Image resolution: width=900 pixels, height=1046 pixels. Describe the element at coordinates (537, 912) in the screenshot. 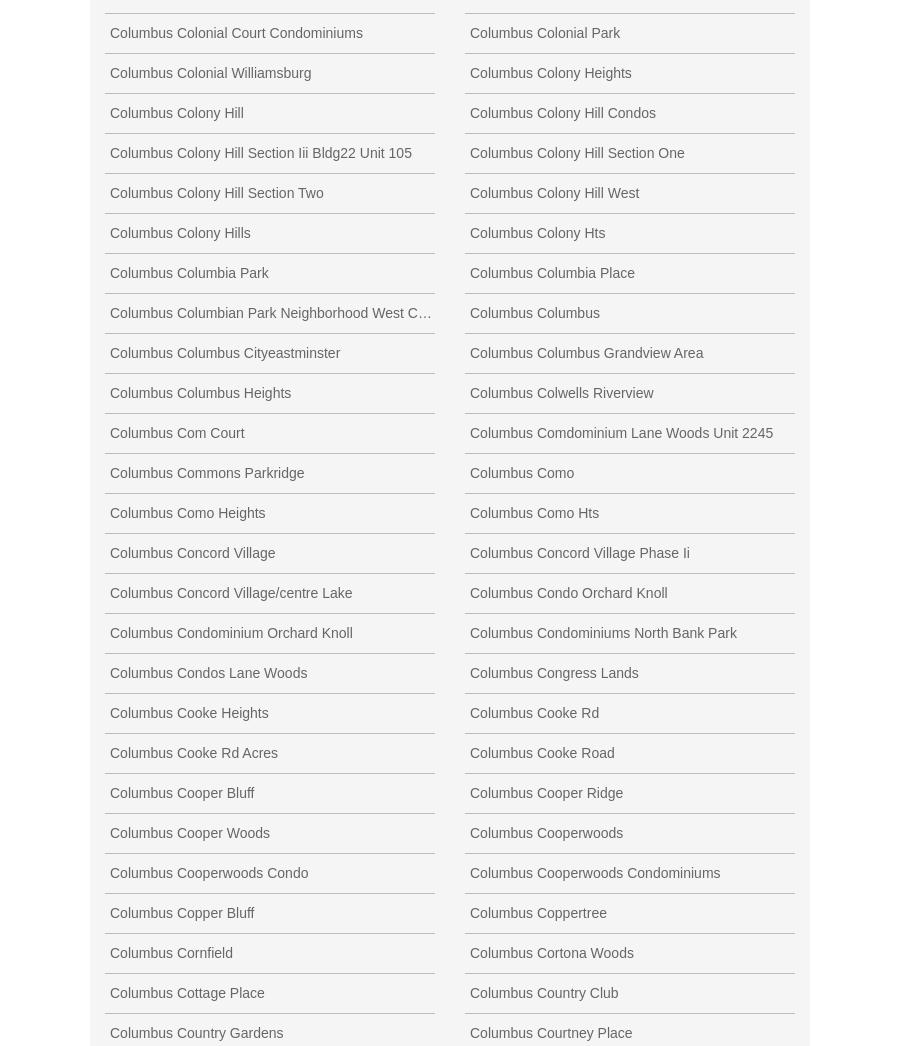

I see `'Columbus Coppertree'` at that location.